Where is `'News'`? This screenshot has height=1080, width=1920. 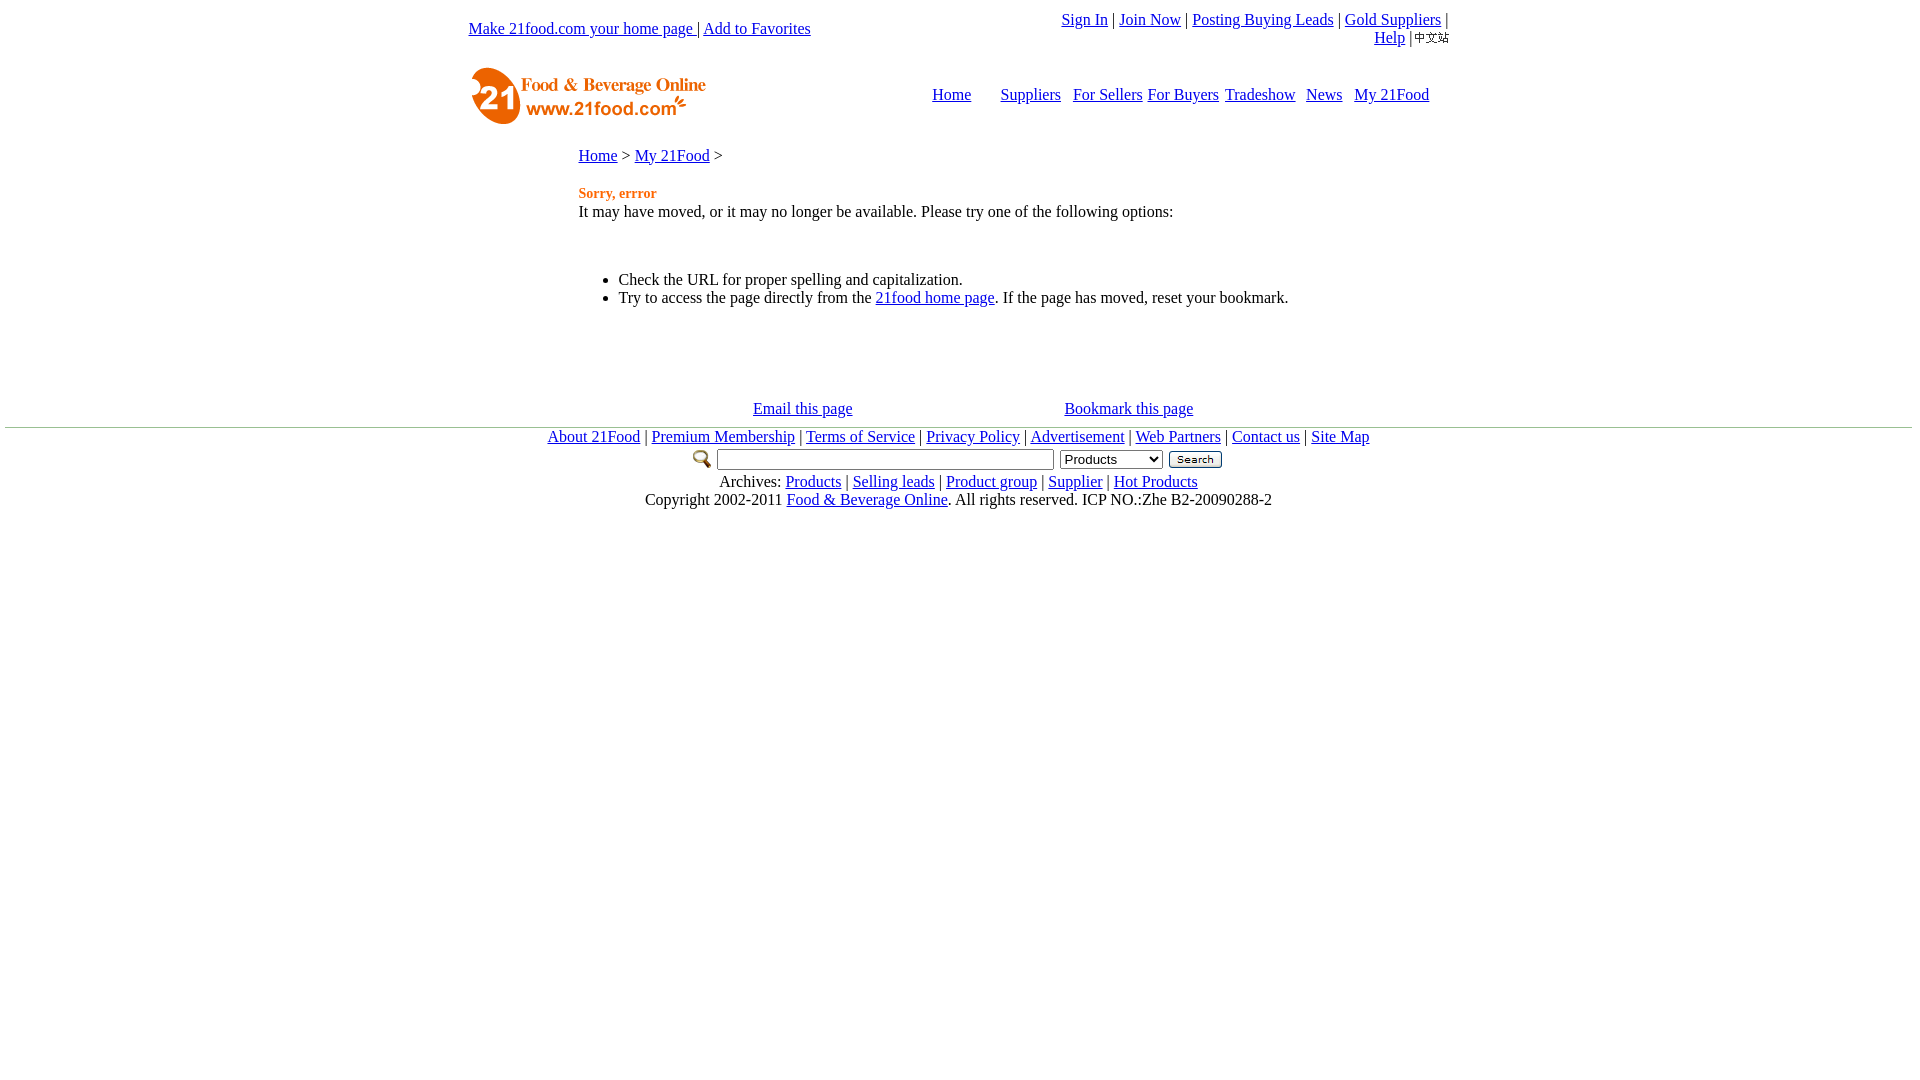 'News' is located at coordinates (1324, 94).